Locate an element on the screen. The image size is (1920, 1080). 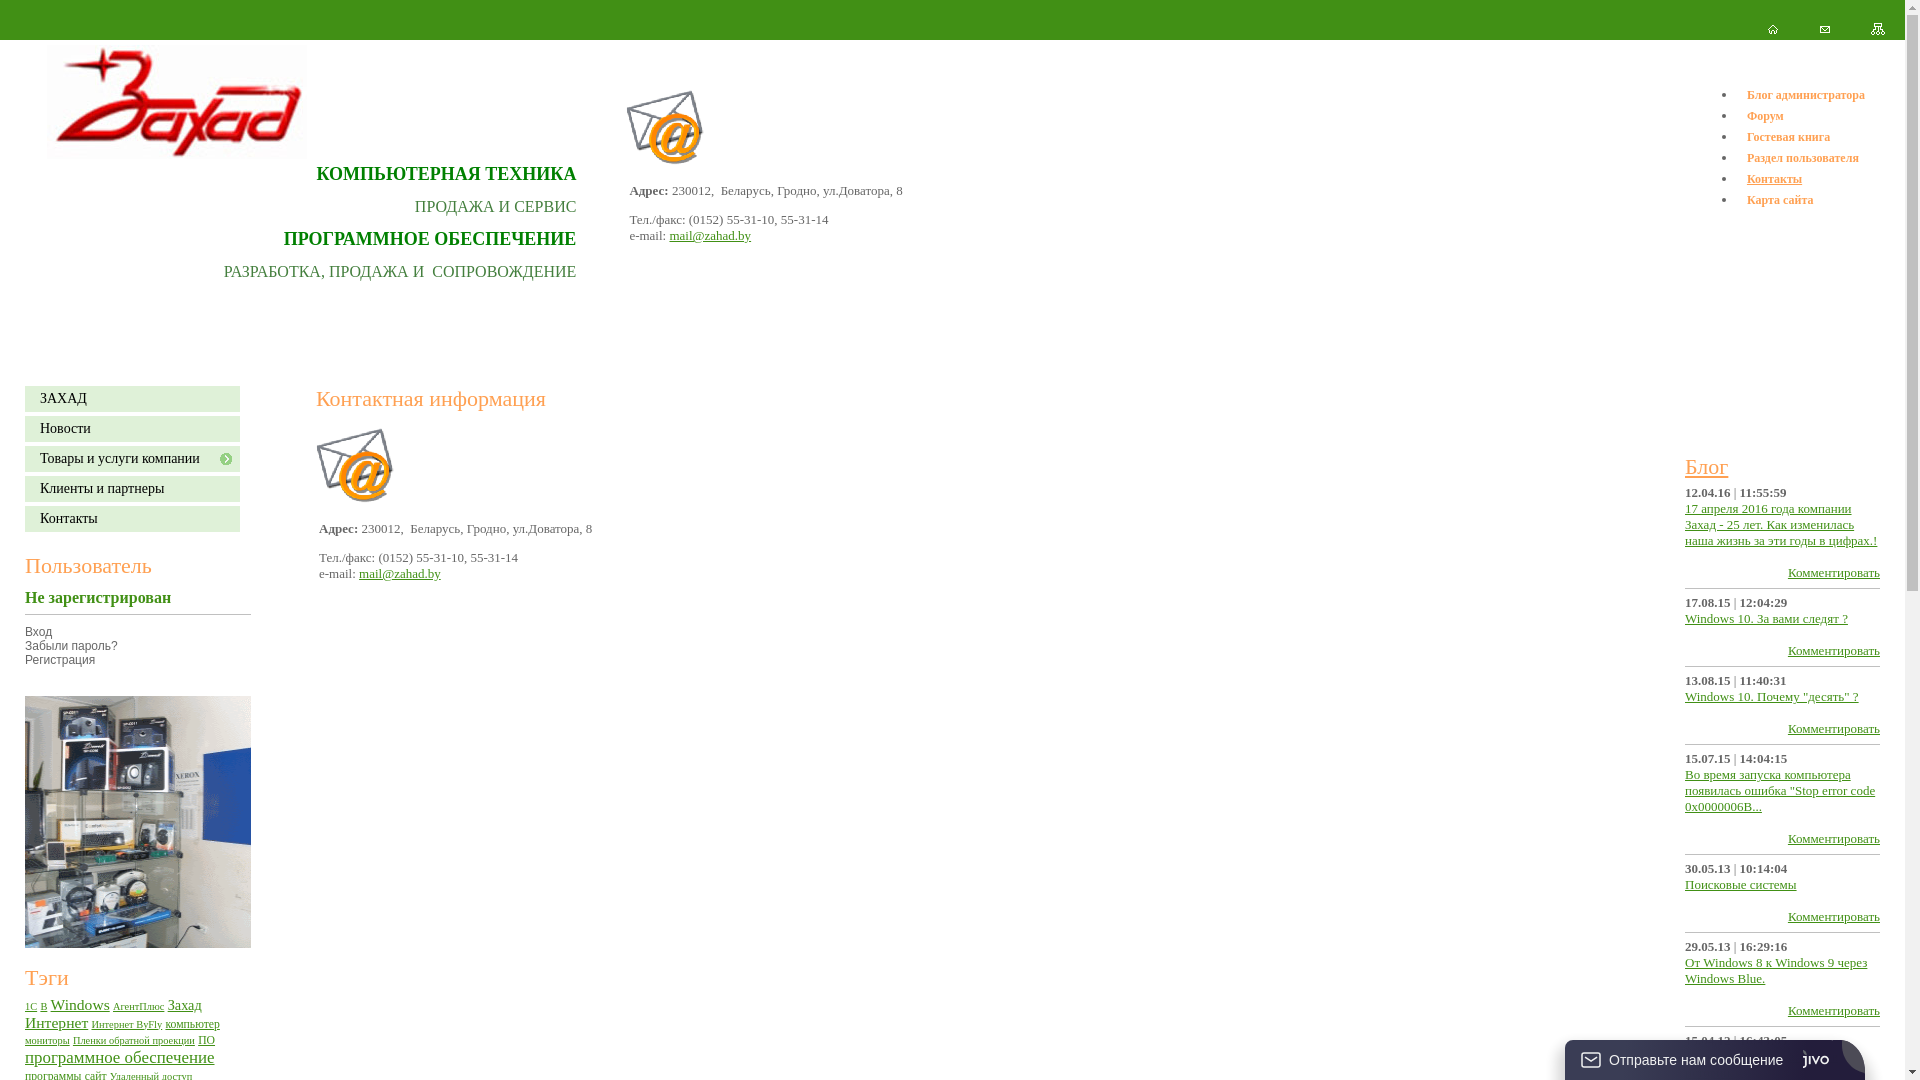
'1C' is located at coordinates (30, 1005).